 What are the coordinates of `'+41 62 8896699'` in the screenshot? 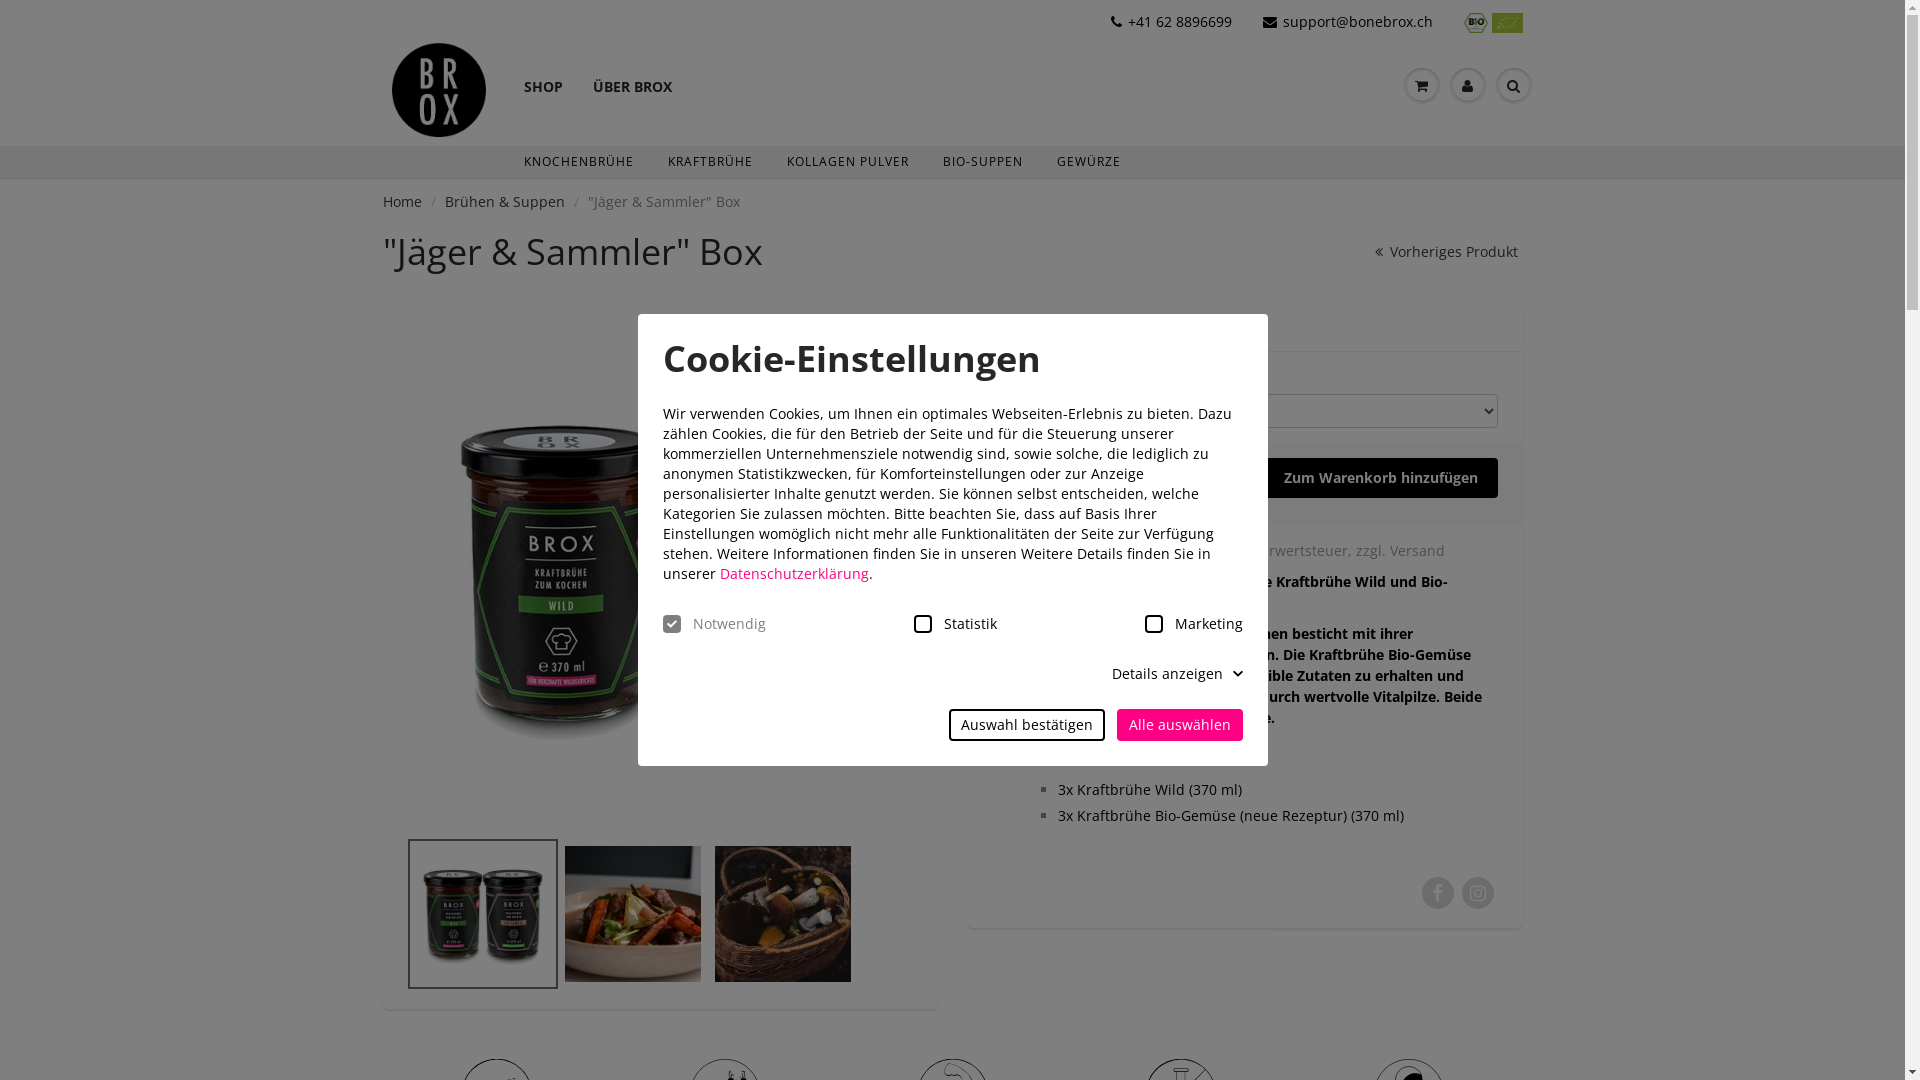 It's located at (1171, 22).